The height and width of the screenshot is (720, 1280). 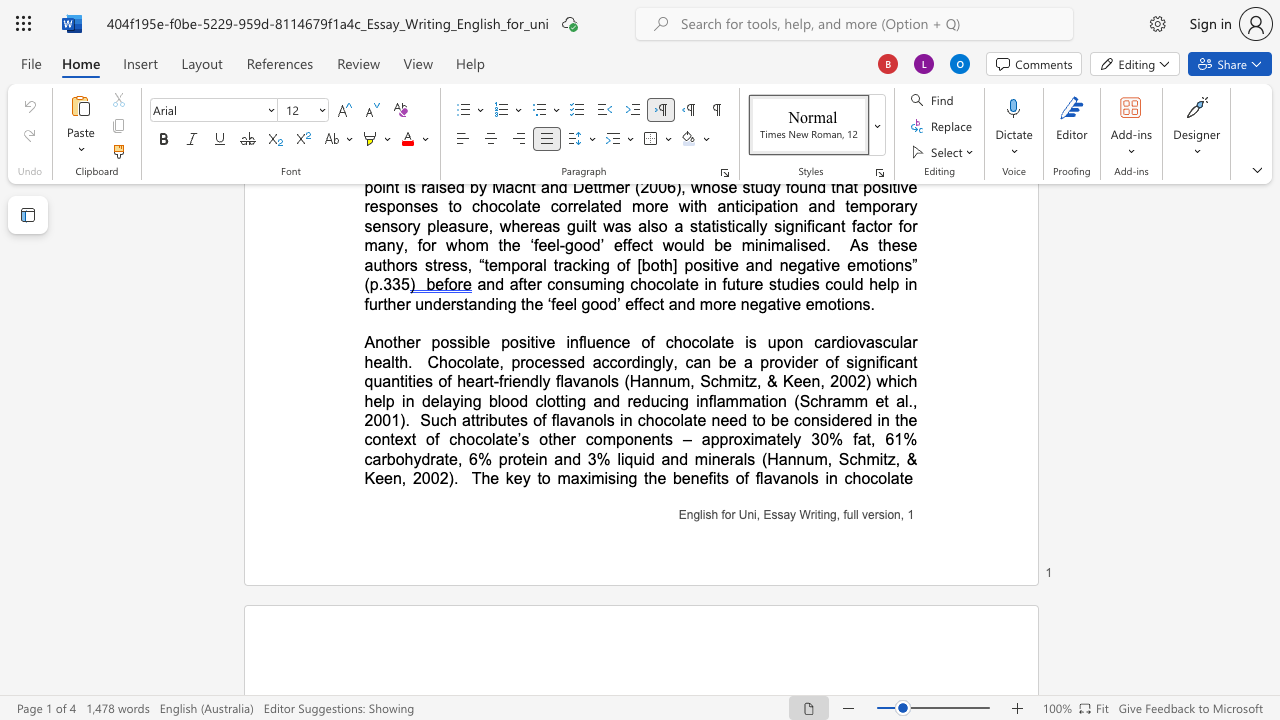 I want to click on the space between the continuous character "d" and "e" in the text, so click(x=840, y=419).